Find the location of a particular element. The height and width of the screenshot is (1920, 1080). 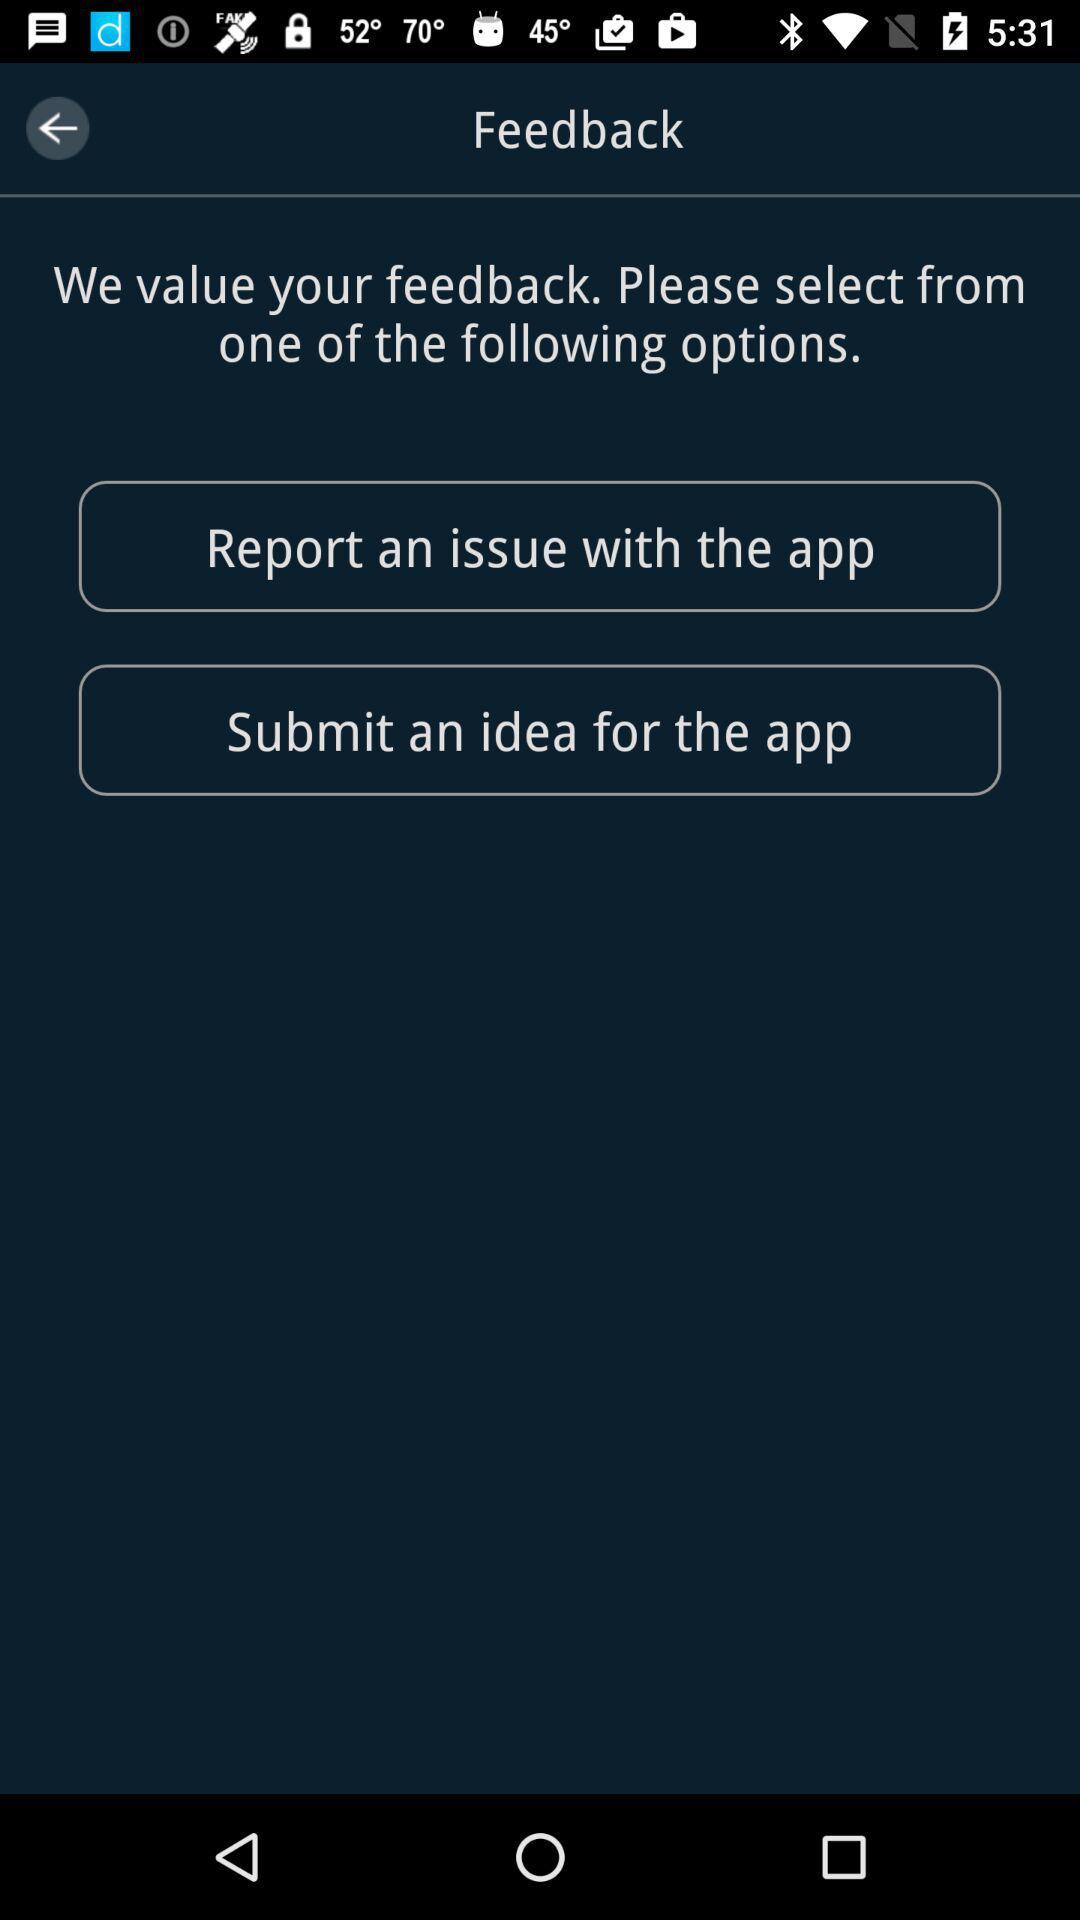

the arrow_backward icon is located at coordinates (56, 127).